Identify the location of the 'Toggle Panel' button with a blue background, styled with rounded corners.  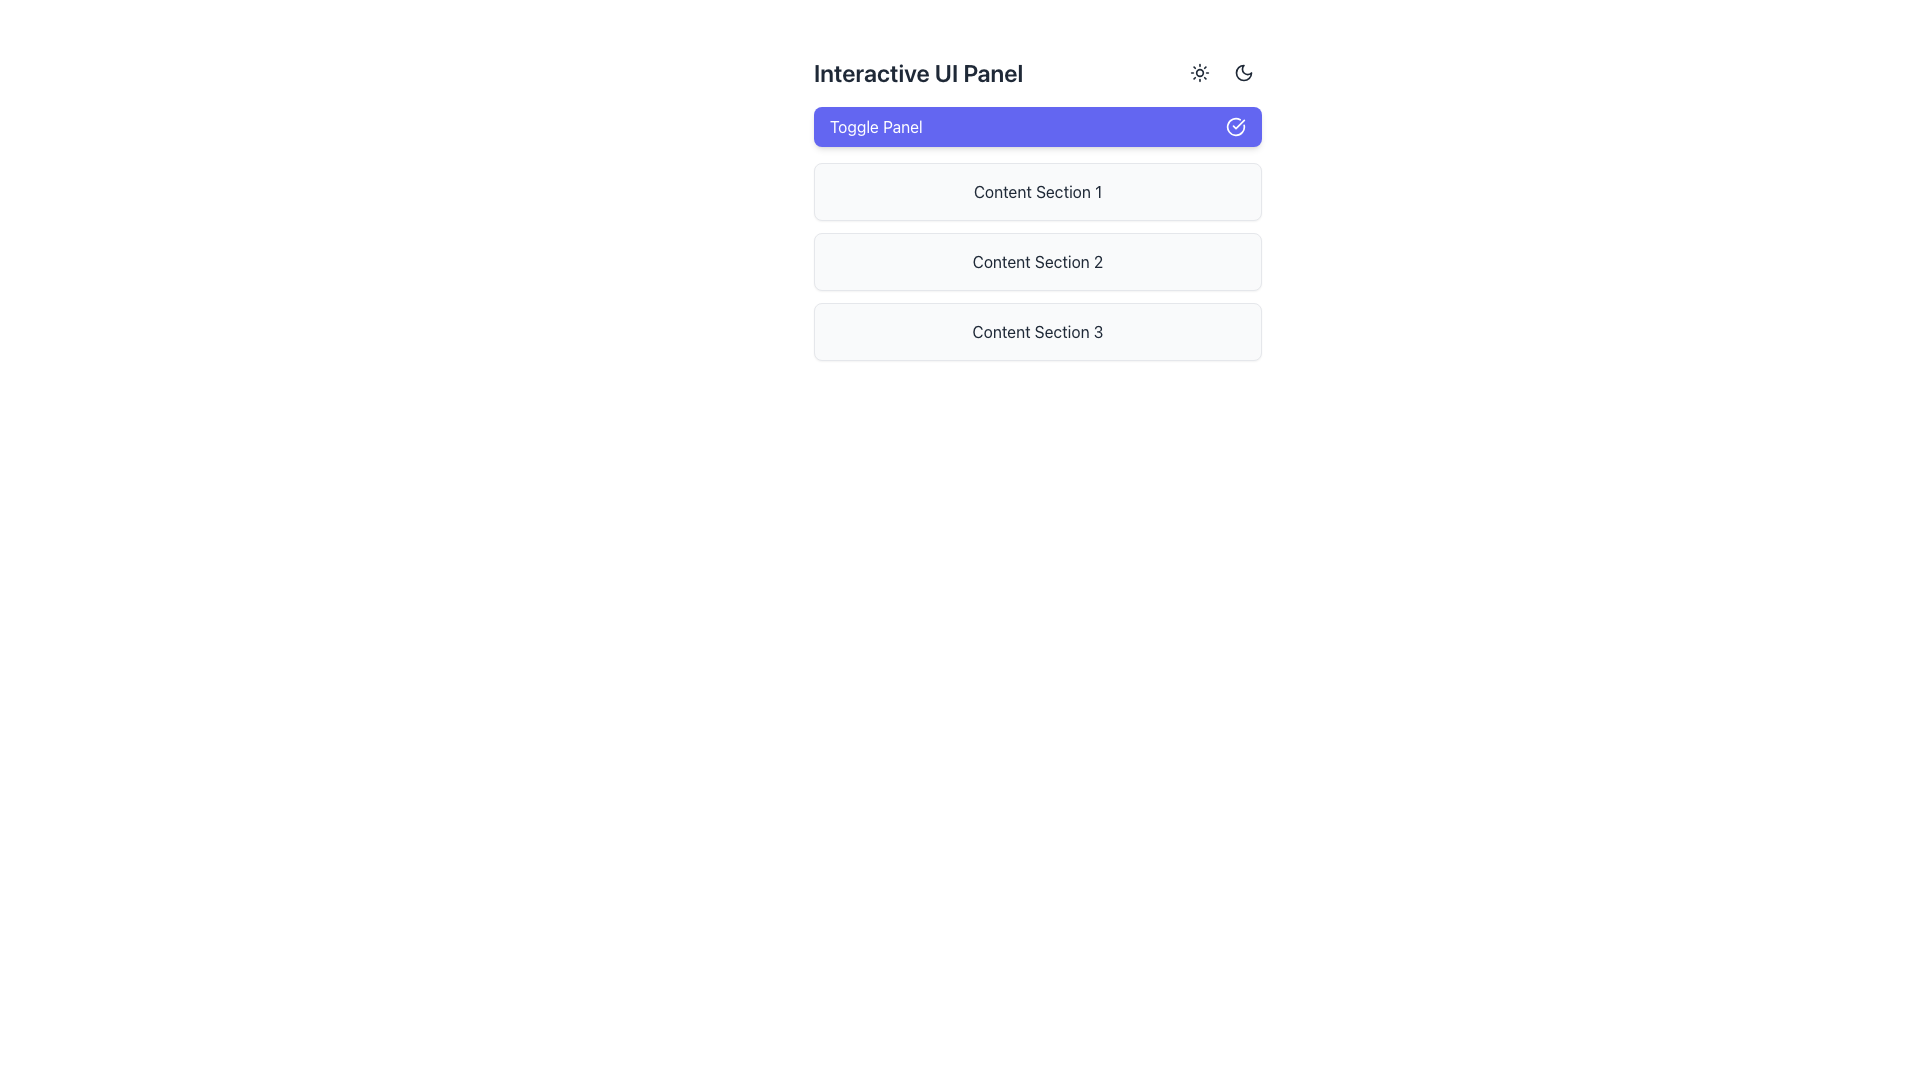
(1037, 127).